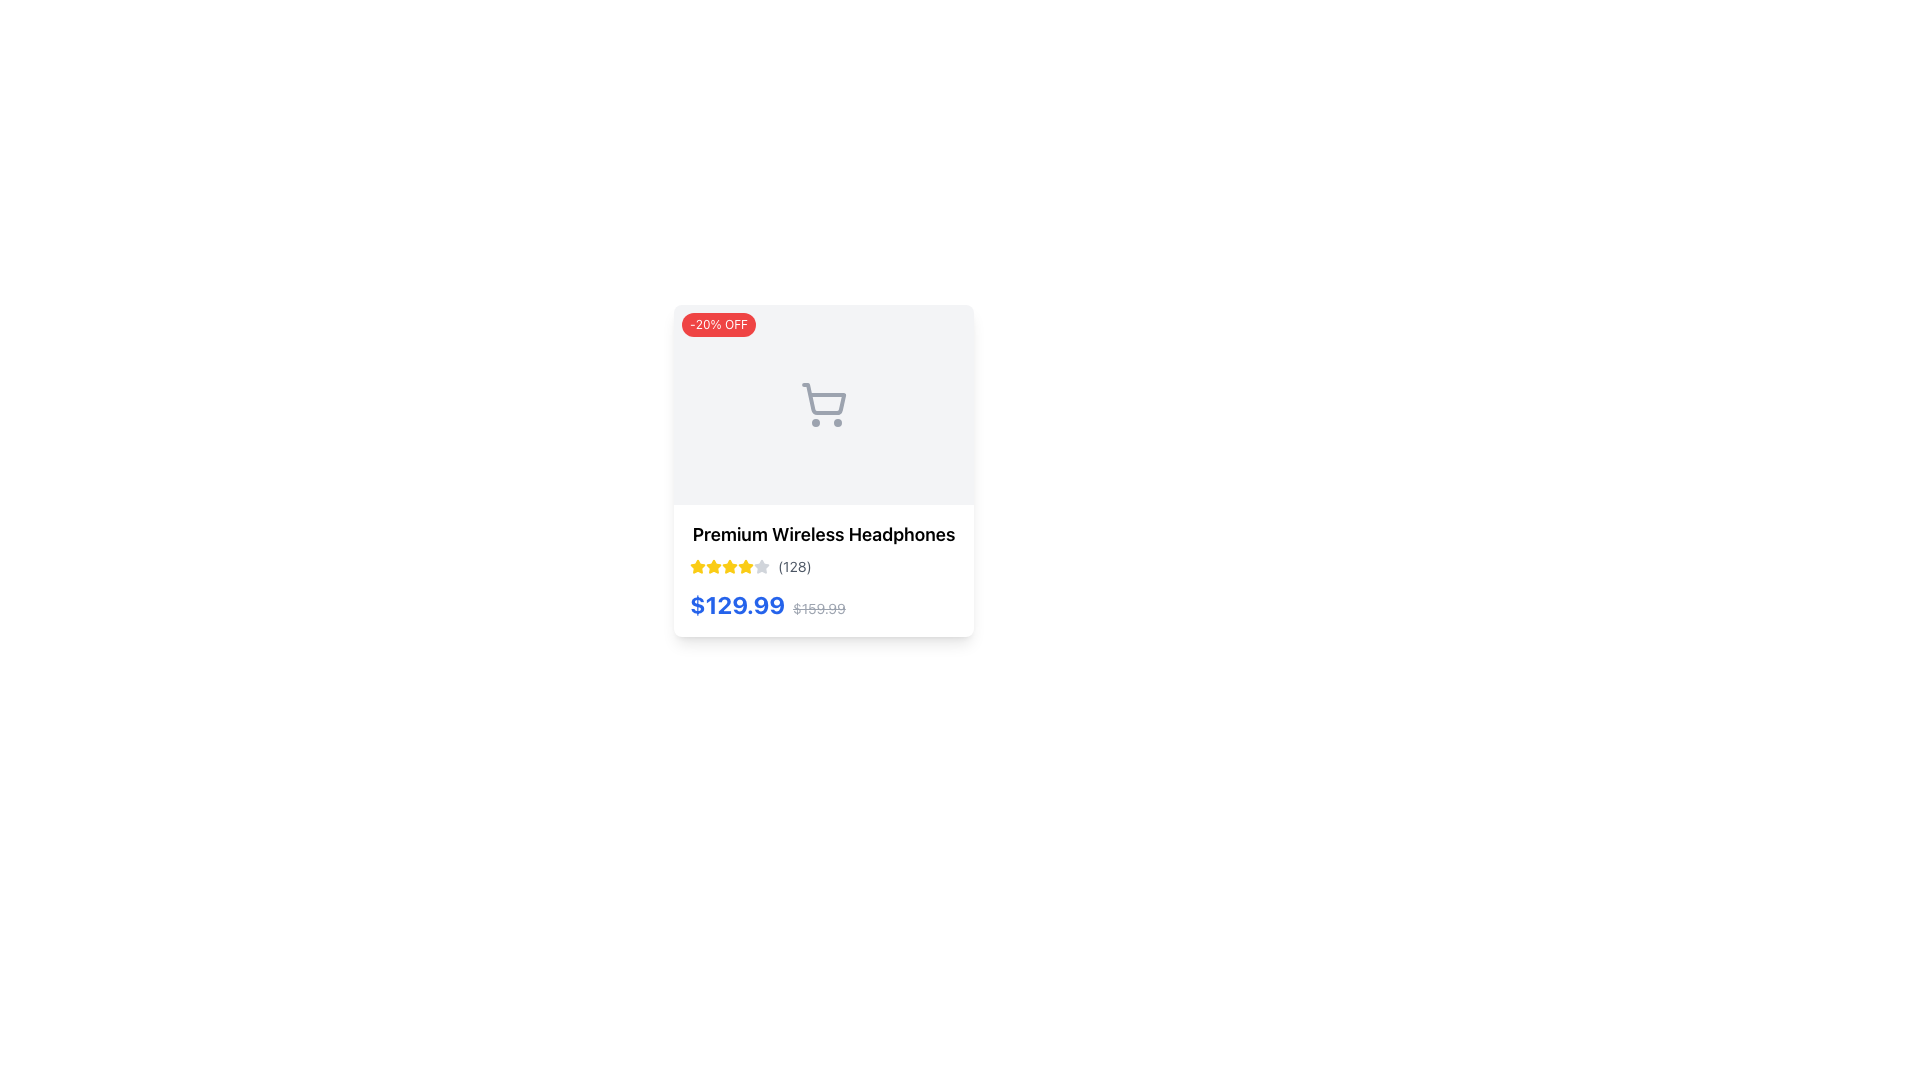 The height and width of the screenshot is (1080, 1920). I want to click on the third star icon in the 5-star rating system located below the product title, which indicates a selection or rating level, so click(744, 566).